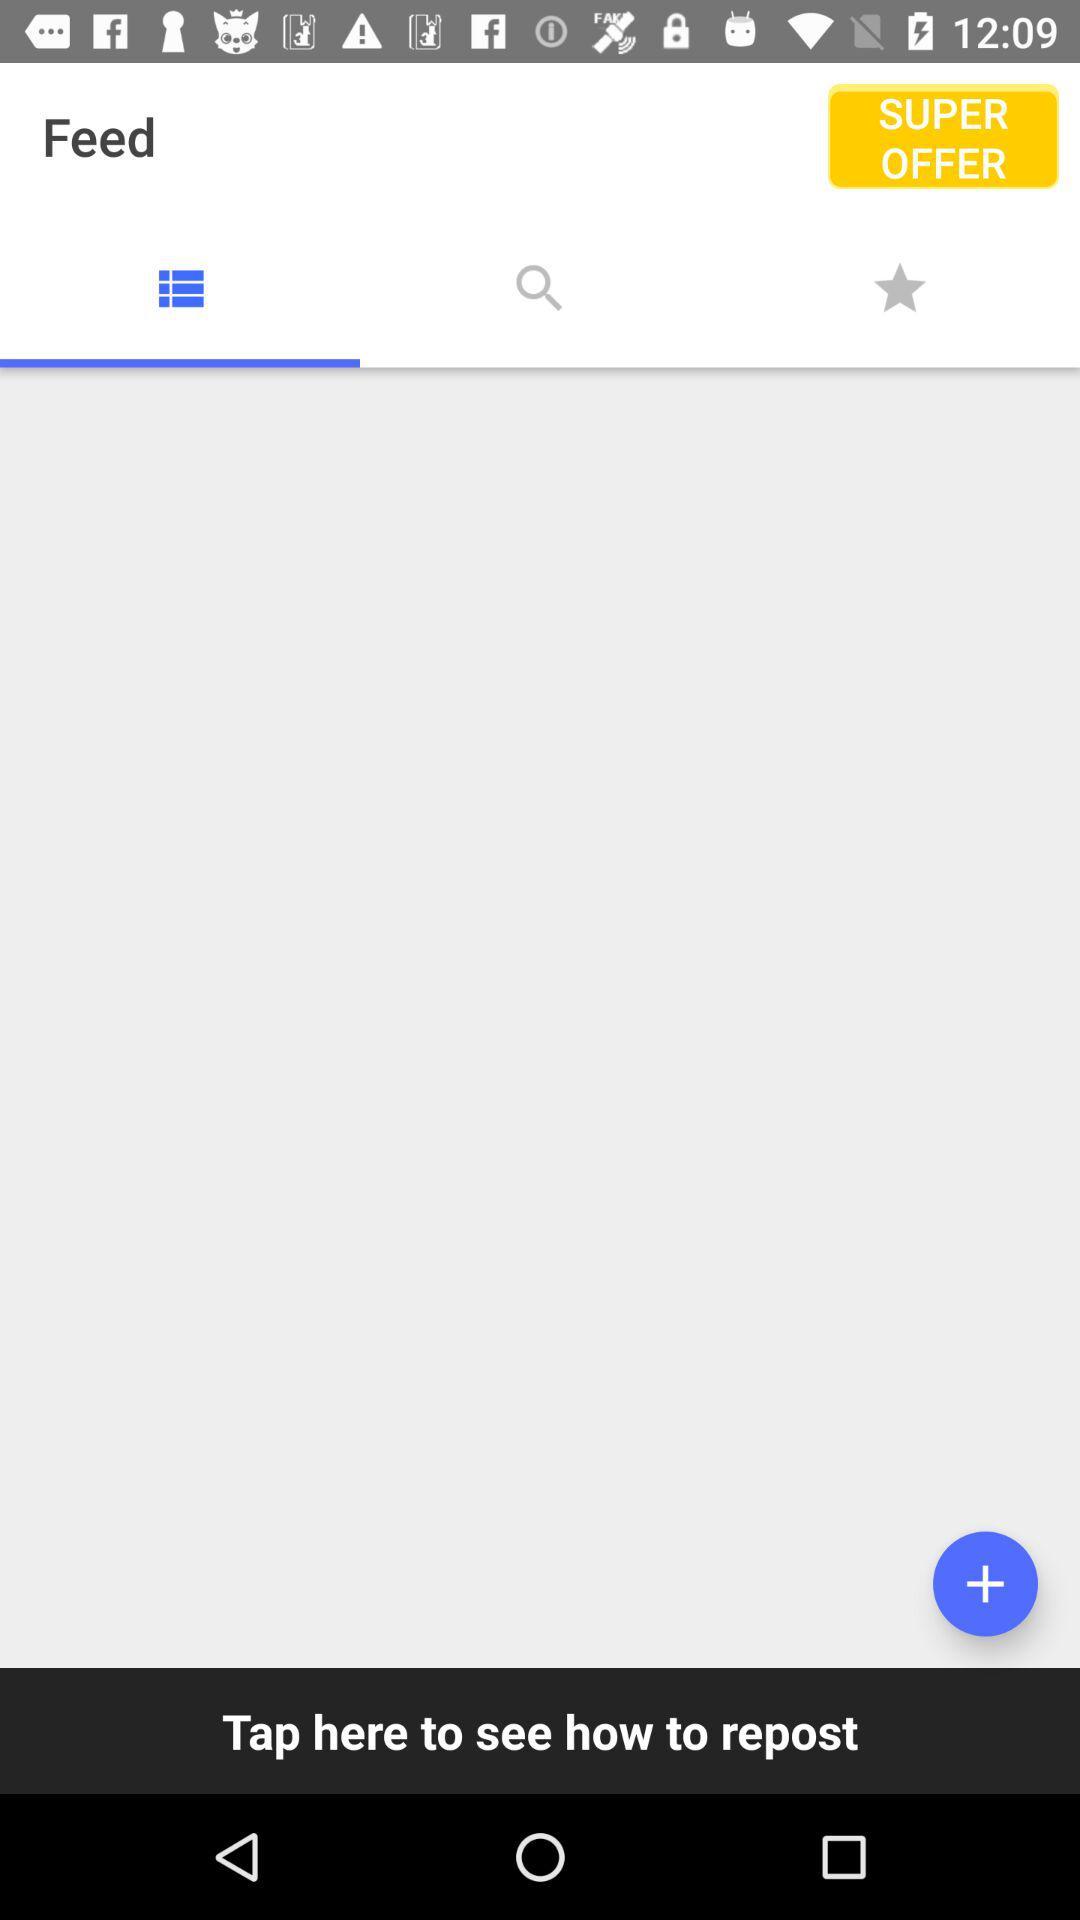 The width and height of the screenshot is (1080, 1920). I want to click on adds, so click(984, 1583).